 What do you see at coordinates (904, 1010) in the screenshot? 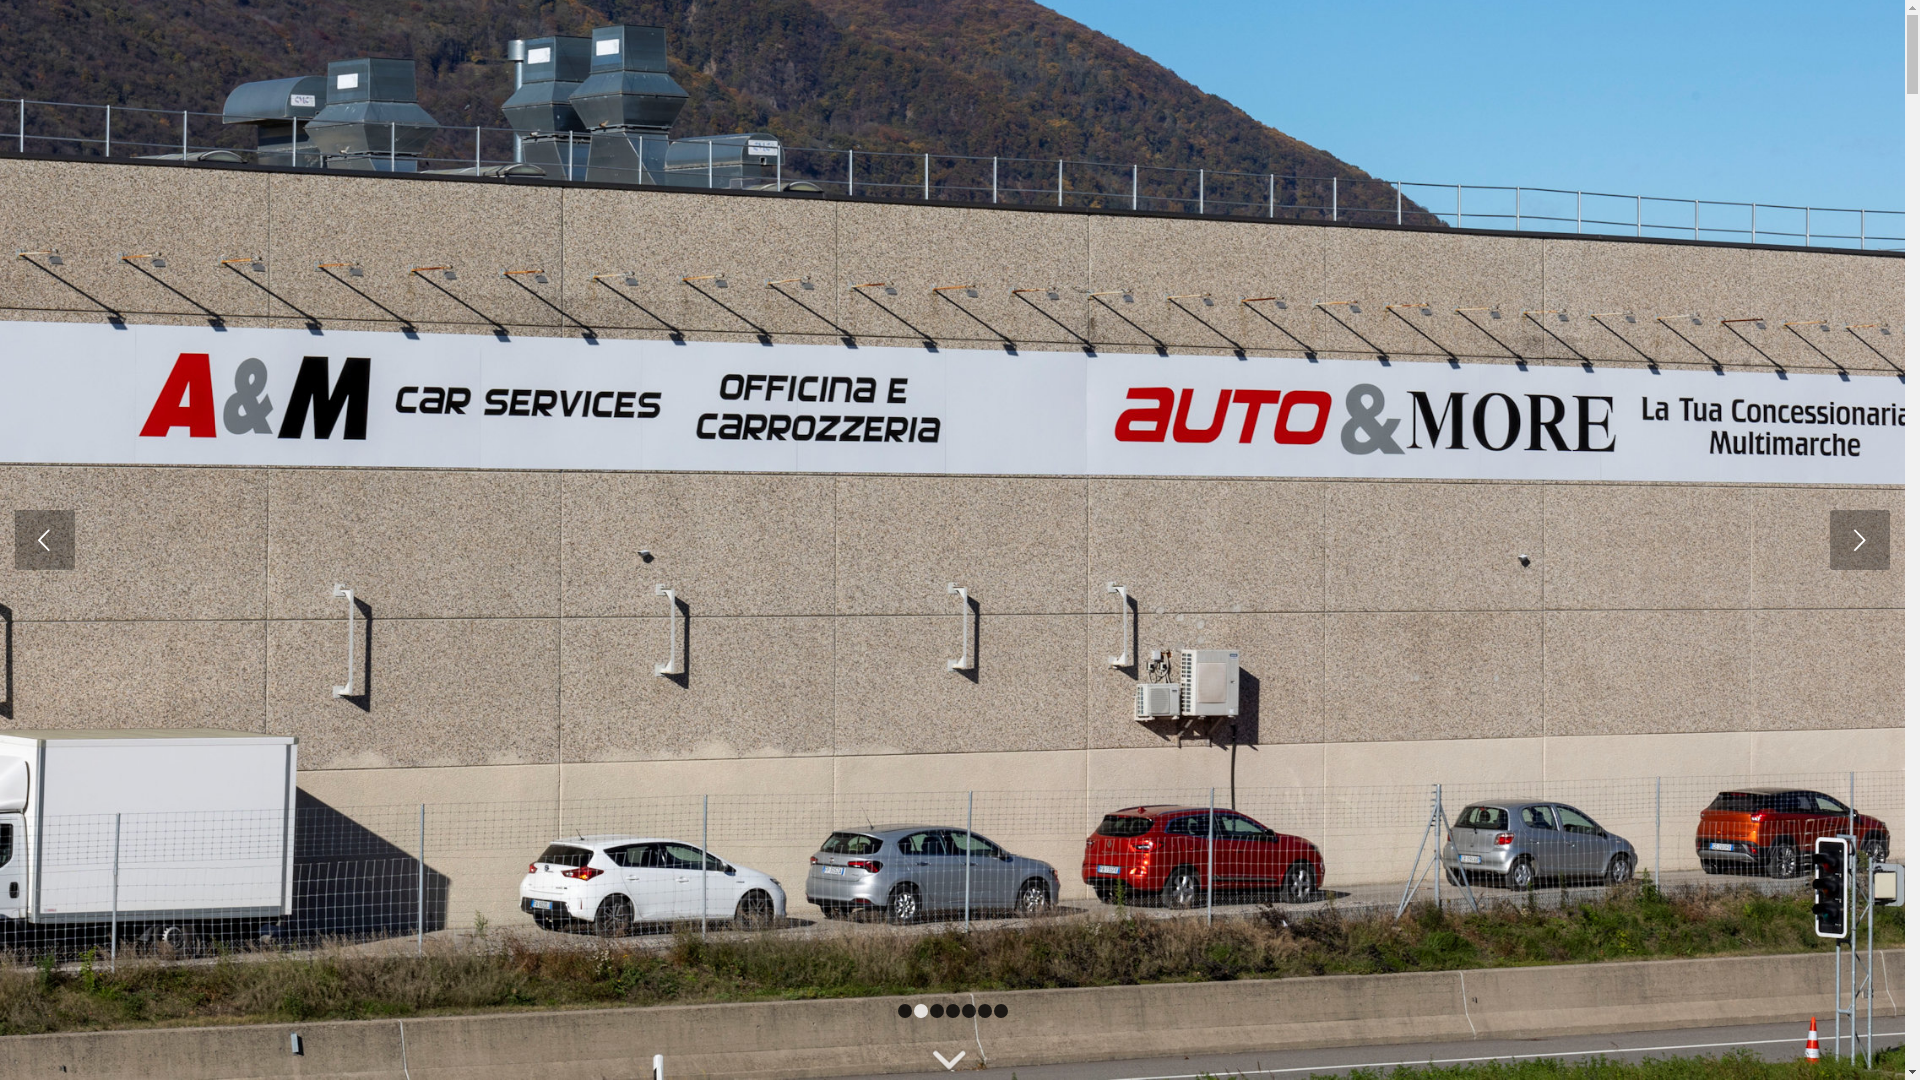
I see `'1'` at bounding box center [904, 1010].